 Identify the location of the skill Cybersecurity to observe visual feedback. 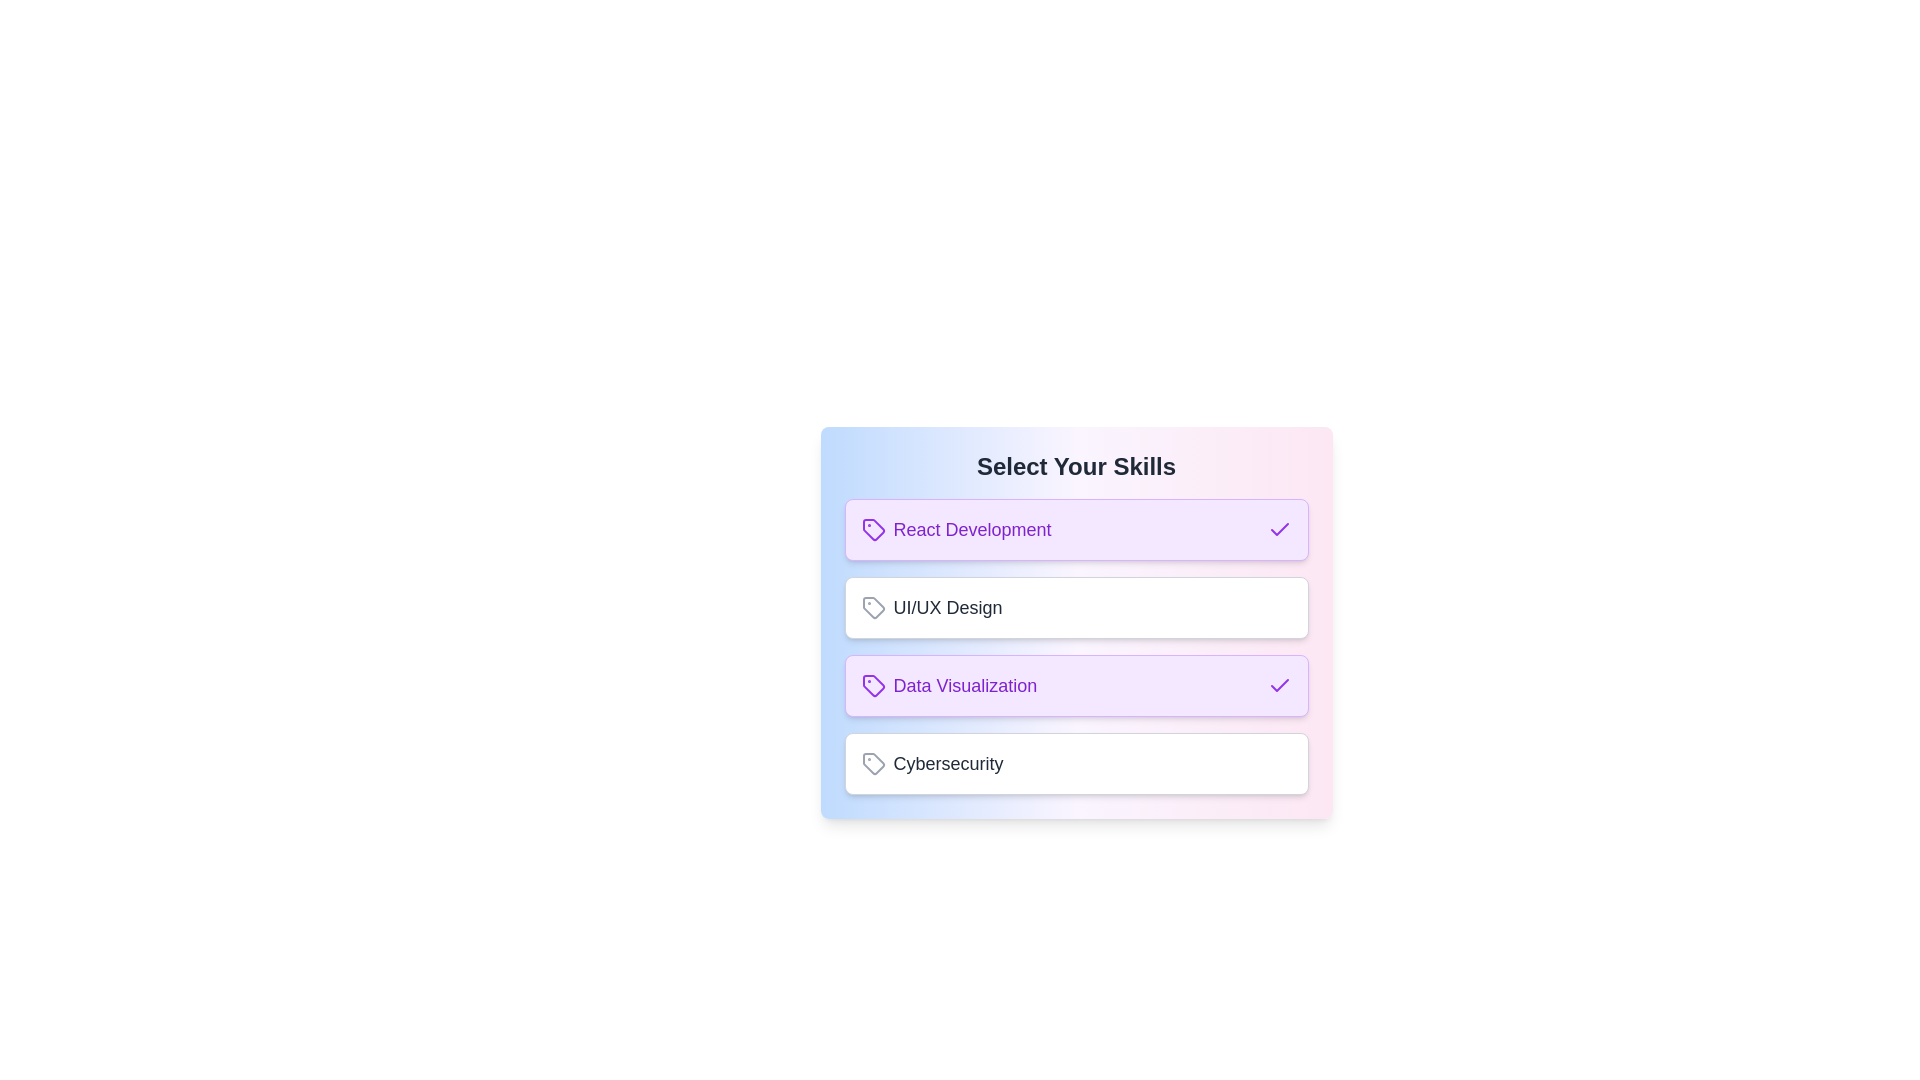
(1075, 763).